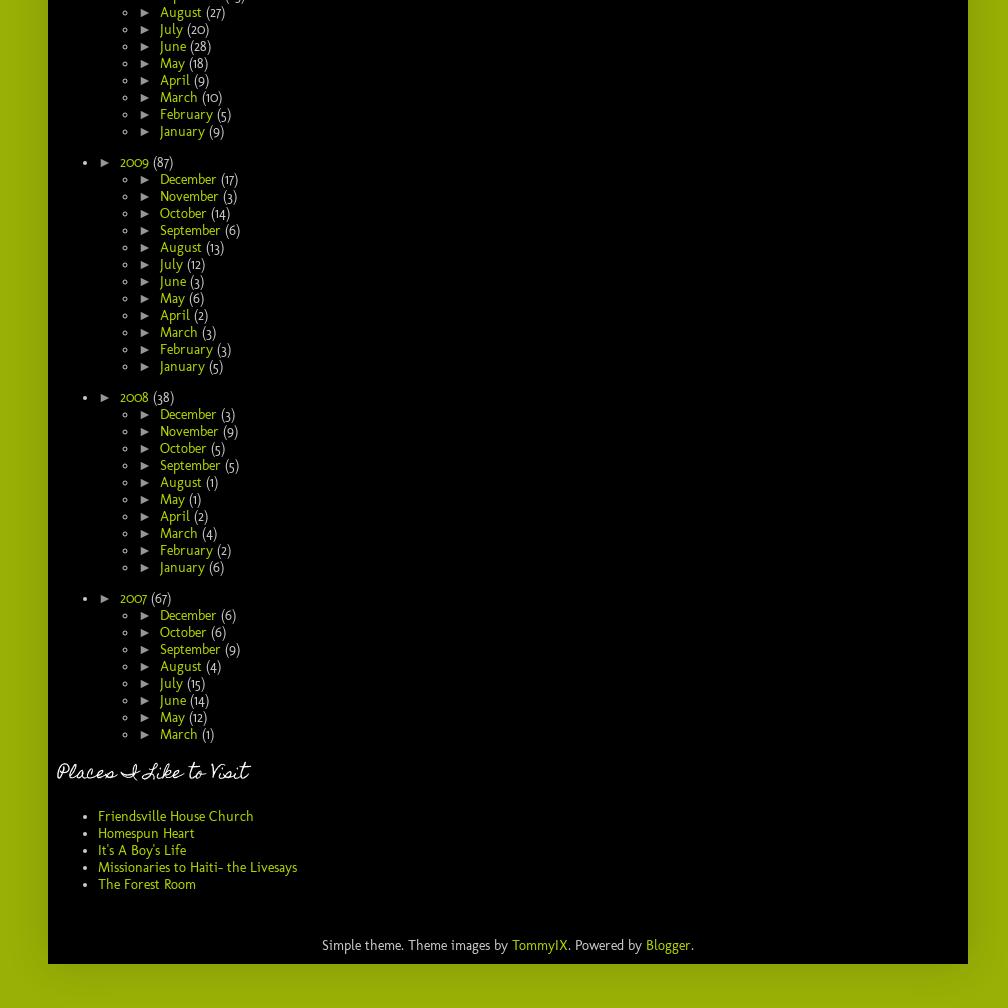 This screenshot has width=1008, height=1008. Describe the element at coordinates (162, 396) in the screenshot. I see `'(38)'` at that location.